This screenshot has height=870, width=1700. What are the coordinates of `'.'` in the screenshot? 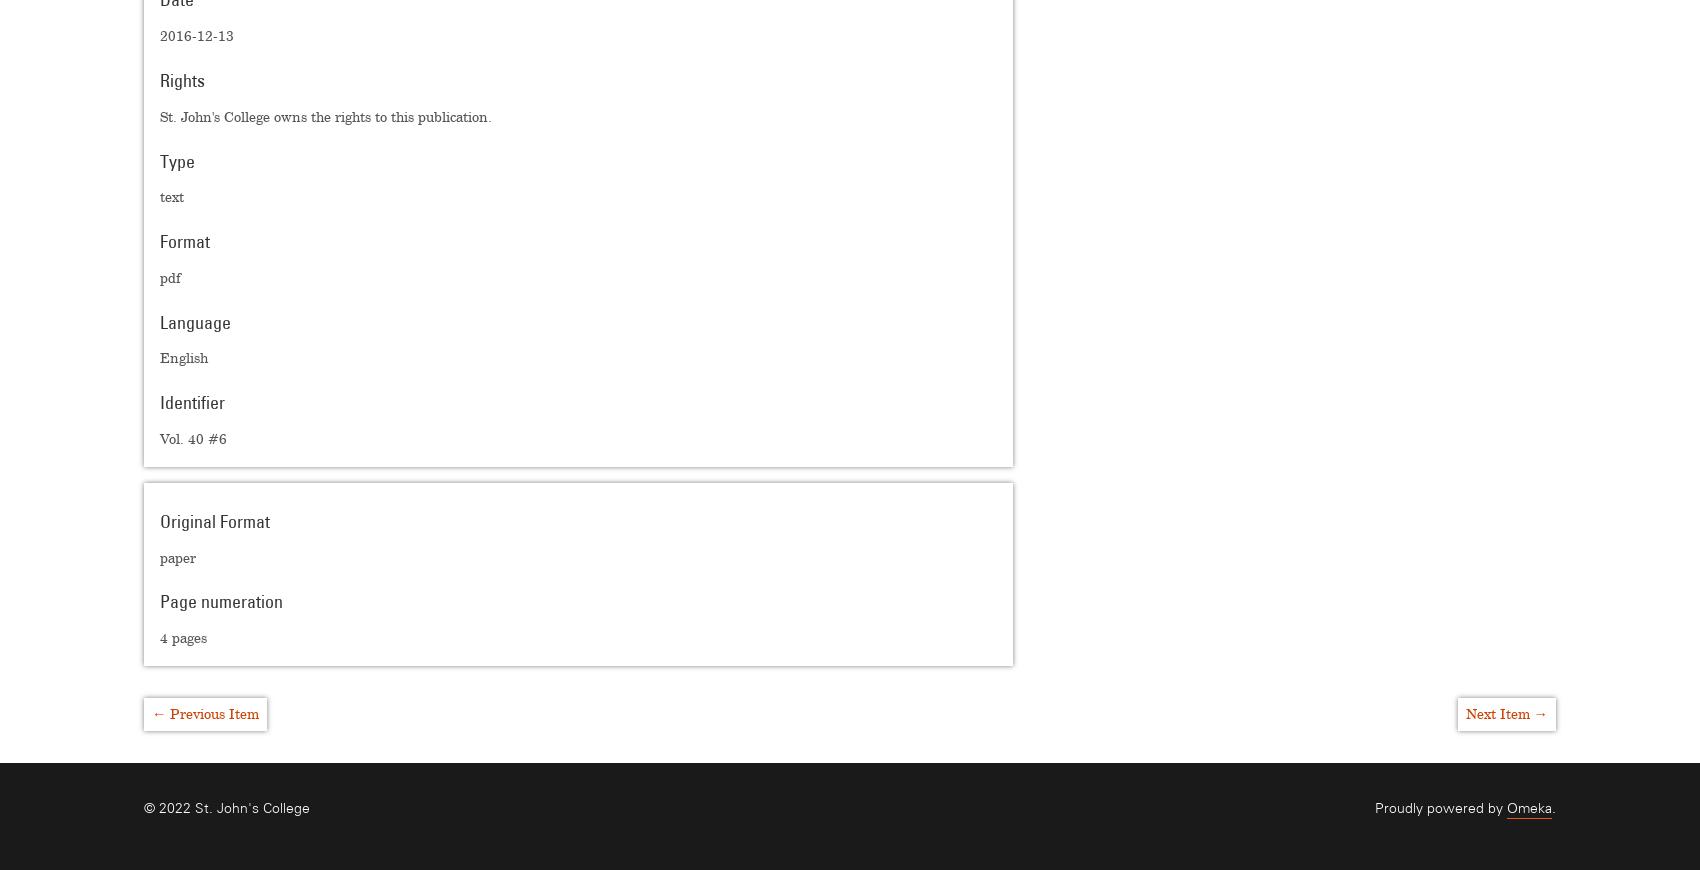 It's located at (1552, 809).